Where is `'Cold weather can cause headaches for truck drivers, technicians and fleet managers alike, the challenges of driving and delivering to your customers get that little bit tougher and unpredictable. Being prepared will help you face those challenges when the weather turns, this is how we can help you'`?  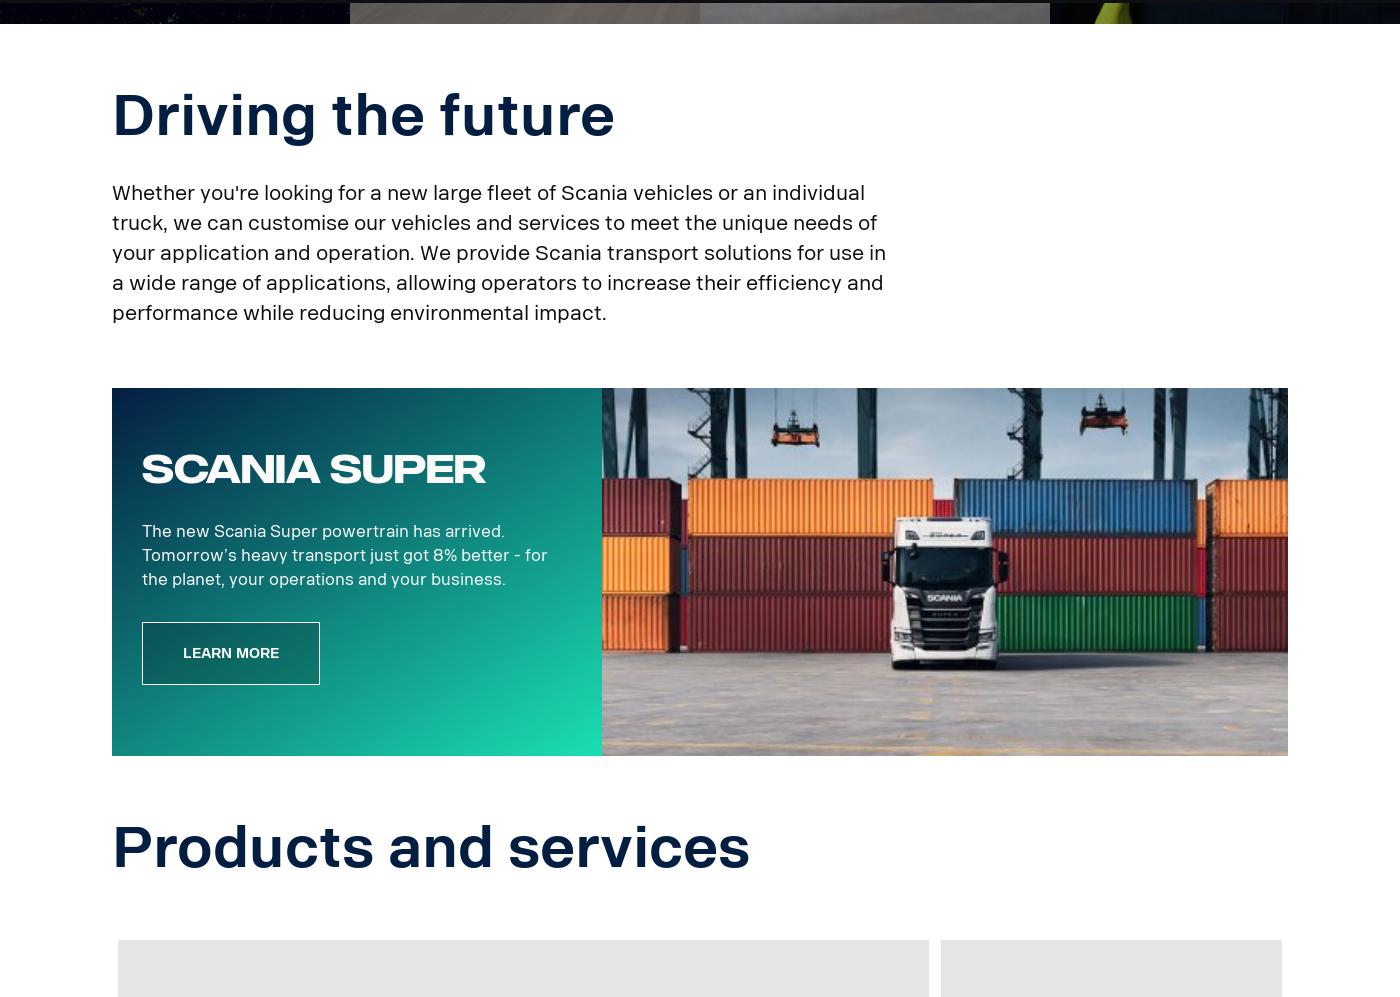
'Cold weather can cause headaches for truck drivers, technicians and fleet managers alike, the challenges of driving and delivering to your customers get that little bit tougher and unpredictable. Being prepared will help you face those challenges when the weather turns, this is how we can help you' is located at coordinates (904, 119).